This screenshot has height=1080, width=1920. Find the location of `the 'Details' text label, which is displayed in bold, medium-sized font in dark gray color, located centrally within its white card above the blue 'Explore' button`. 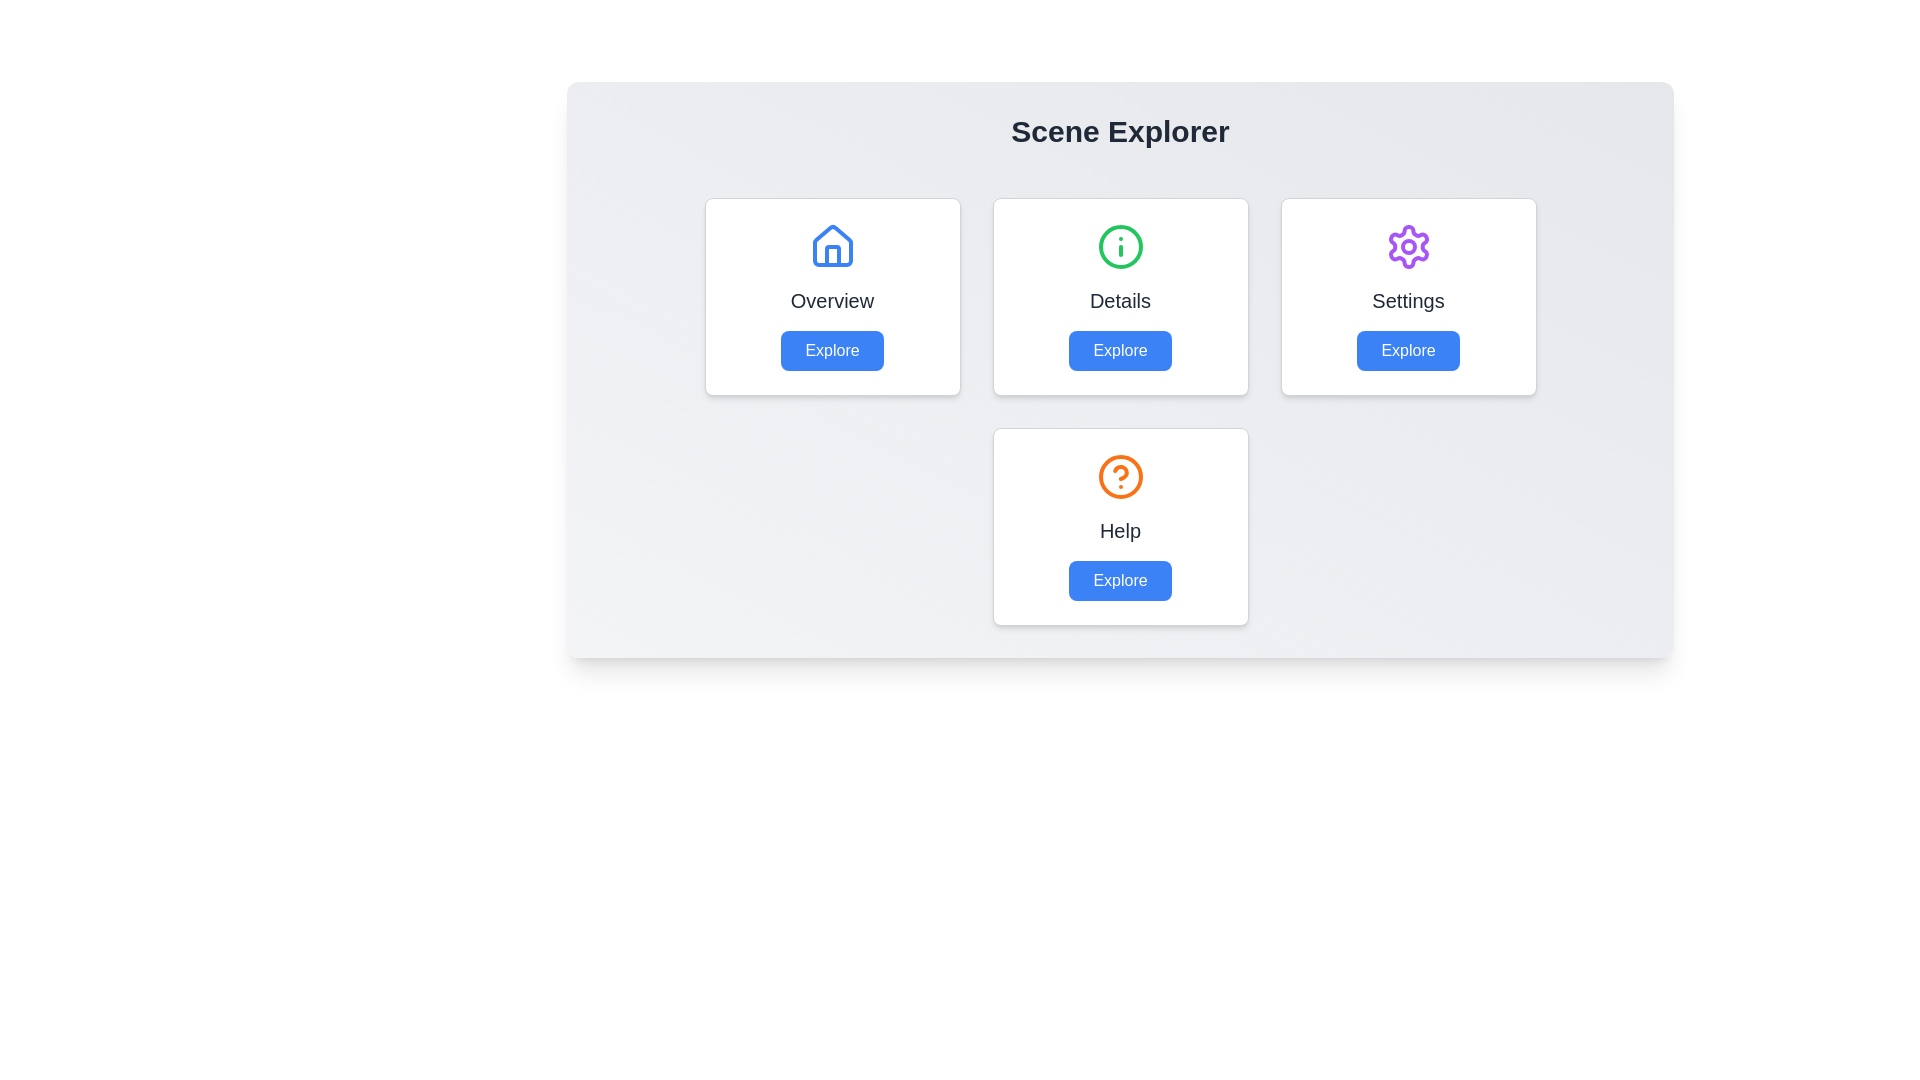

the 'Details' text label, which is displayed in bold, medium-sized font in dark gray color, located centrally within its white card above the blue 'Explore' button is located at coordinates (1120, 300).